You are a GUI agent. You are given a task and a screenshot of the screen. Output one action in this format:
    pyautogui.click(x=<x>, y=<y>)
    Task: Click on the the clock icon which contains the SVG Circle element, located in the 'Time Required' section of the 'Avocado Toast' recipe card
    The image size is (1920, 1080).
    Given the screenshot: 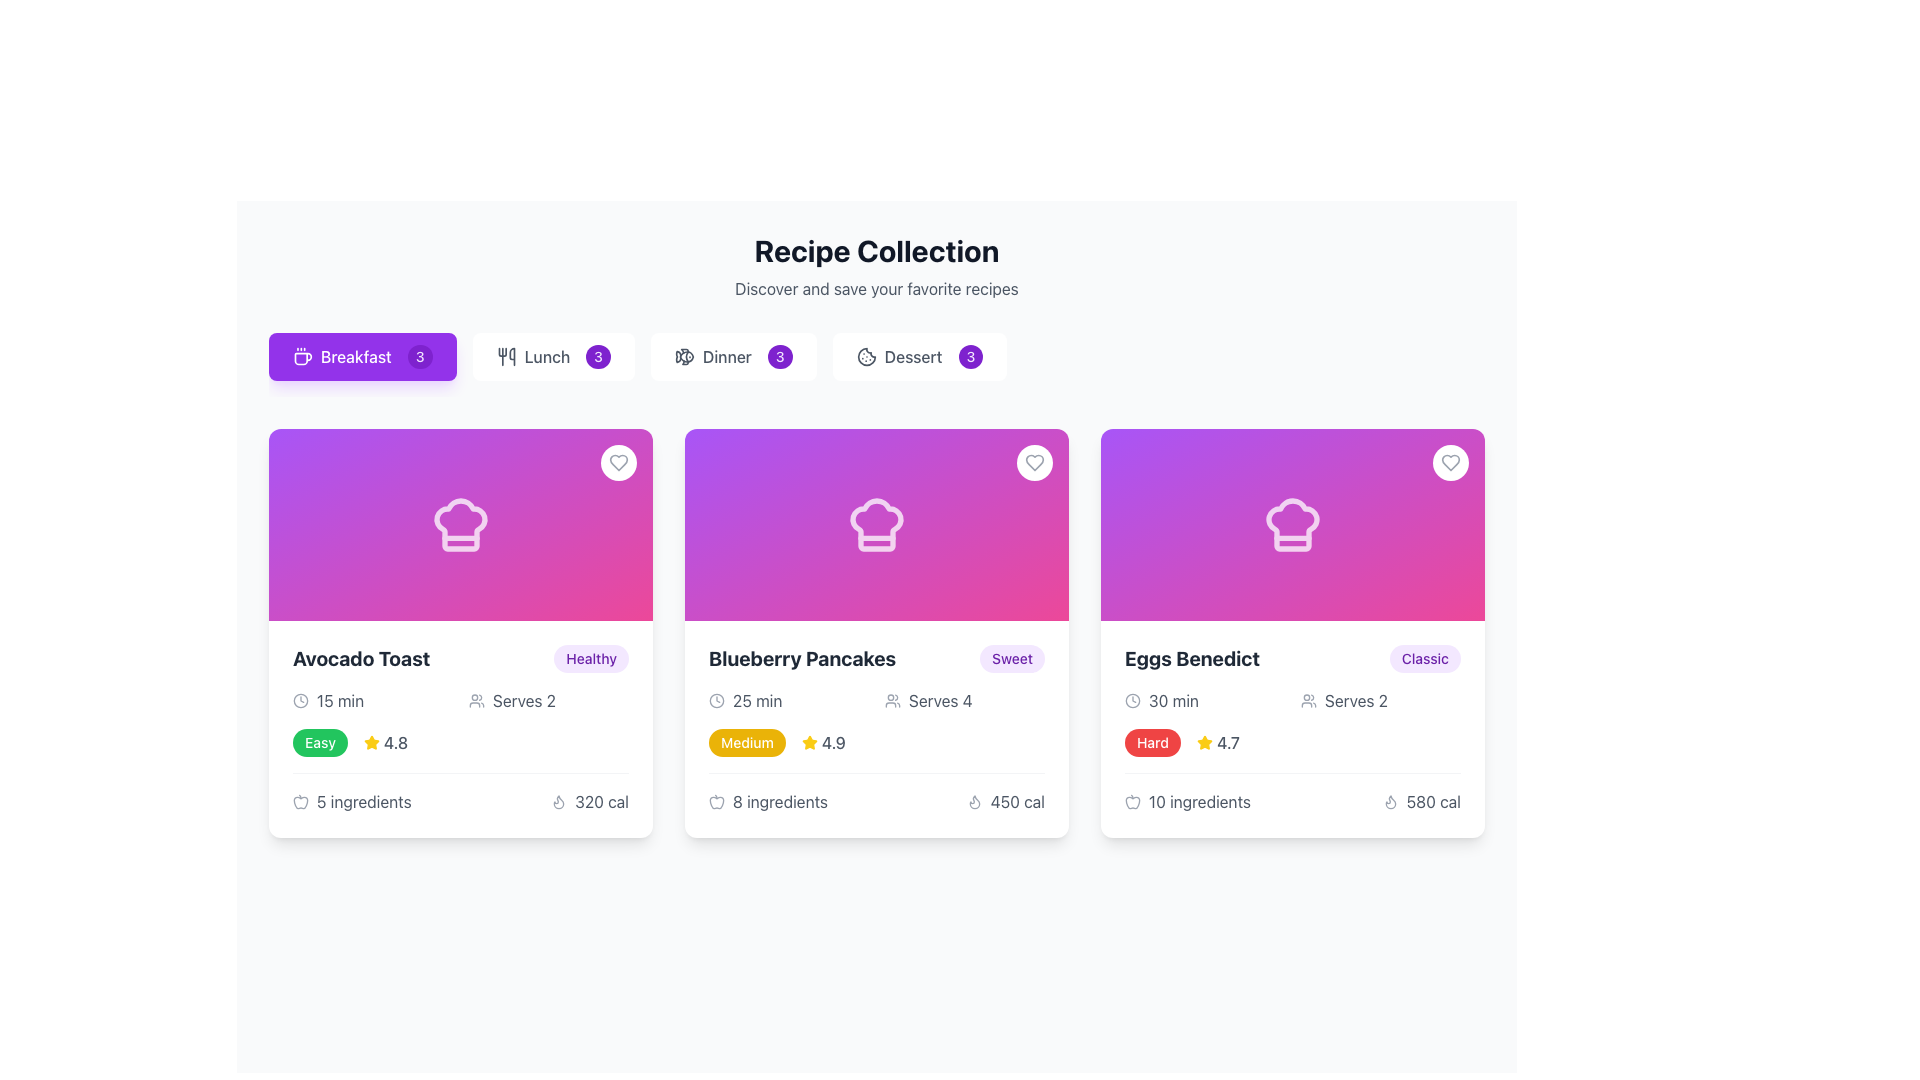 What is the action you would take?
    pyautogui.click(x=300, y=700)
    